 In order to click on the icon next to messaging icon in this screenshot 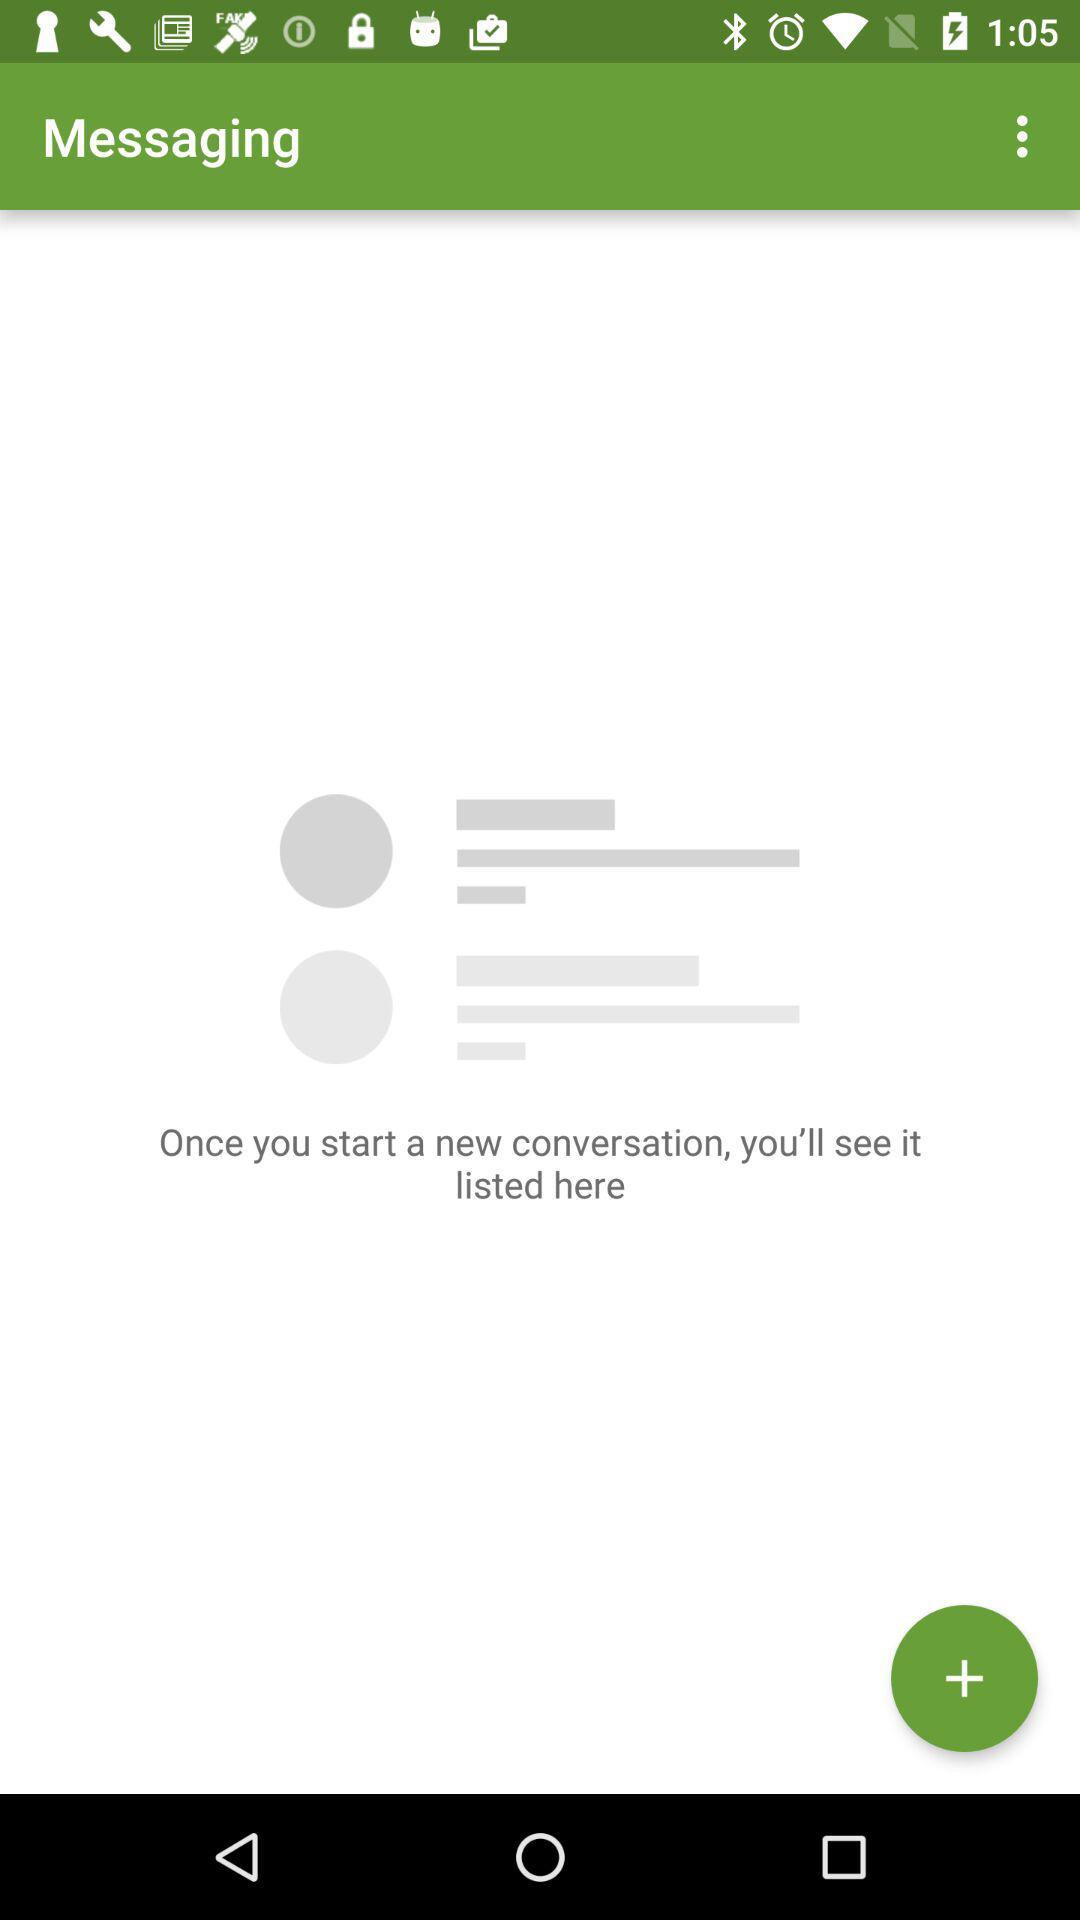, I will do `click(1027, 135)`.